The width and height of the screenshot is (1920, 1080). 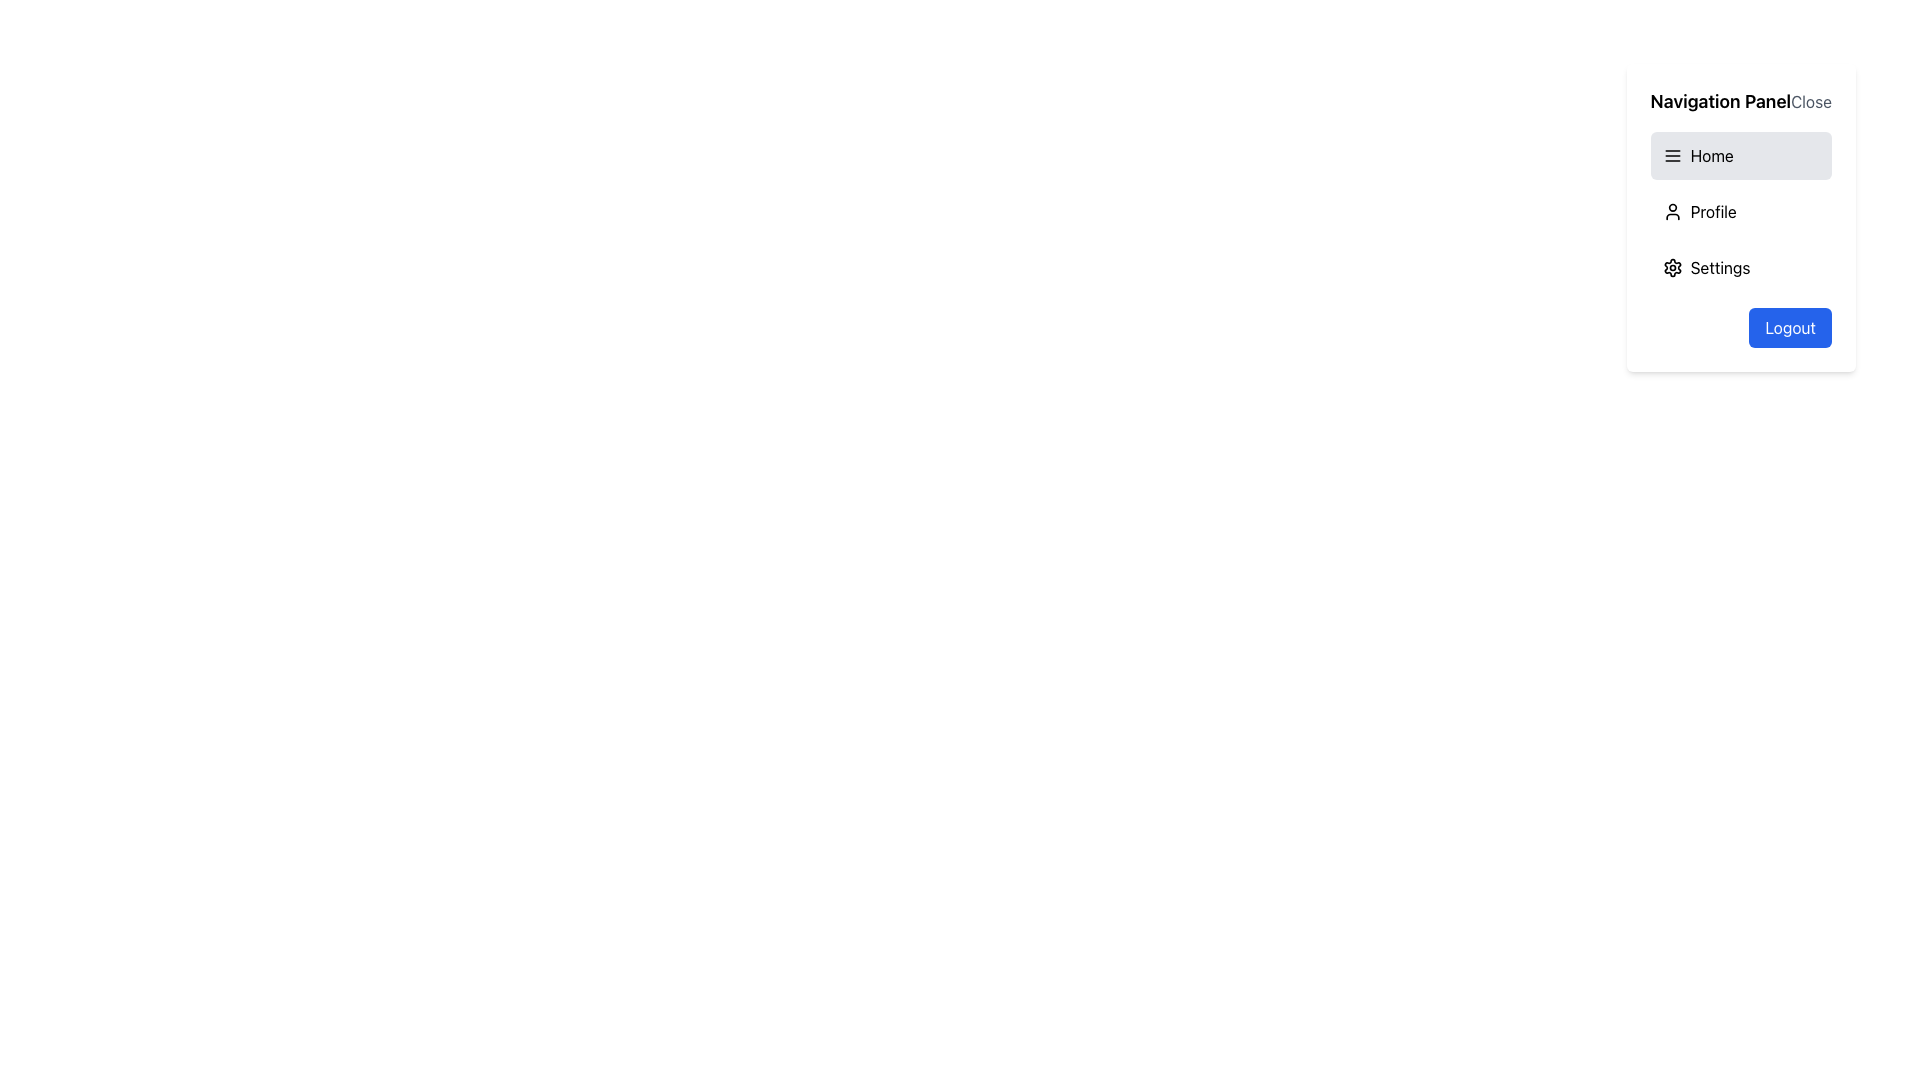 I want to click on the logout button located at the bottom-right corner of the vertical navigation panel, so click(x=1790, y=326).